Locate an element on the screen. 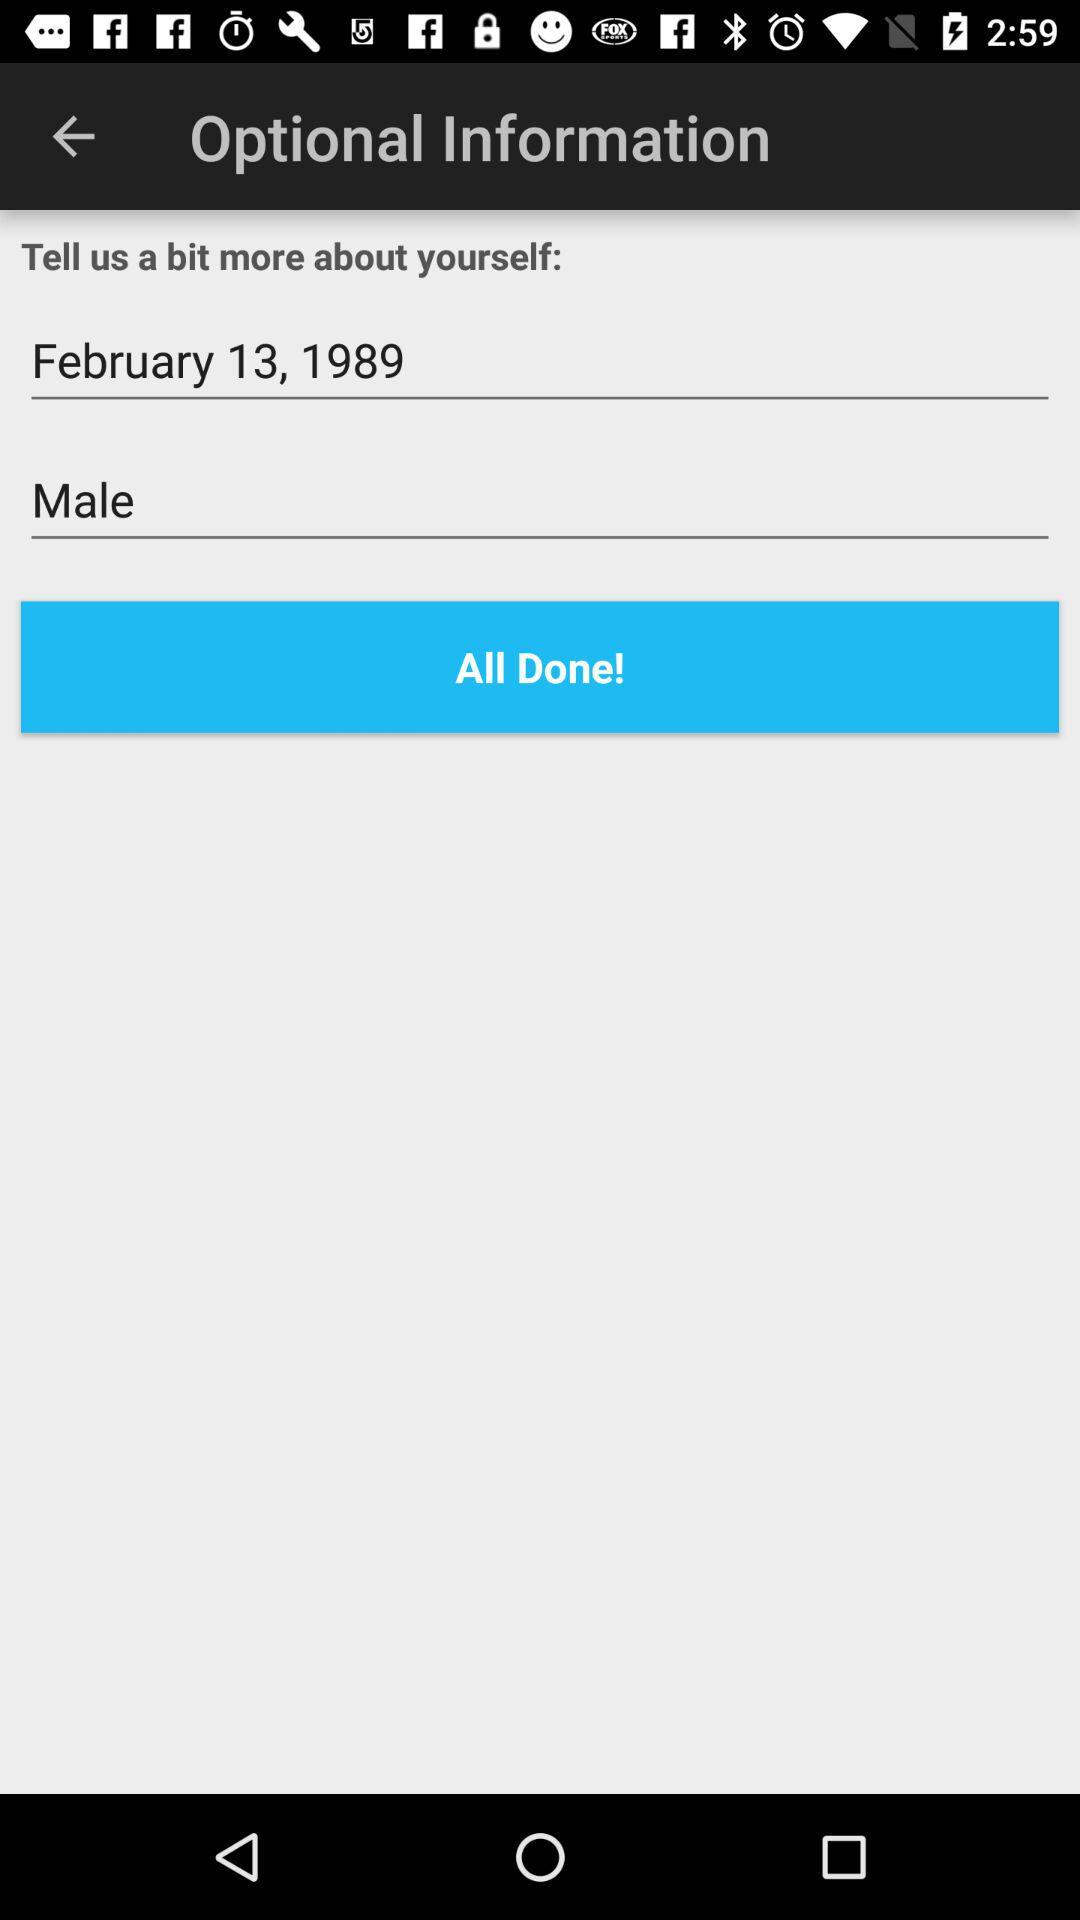 The image size is (1080, 1920). the icon below the tell us a is located at coordinates (540, 360).